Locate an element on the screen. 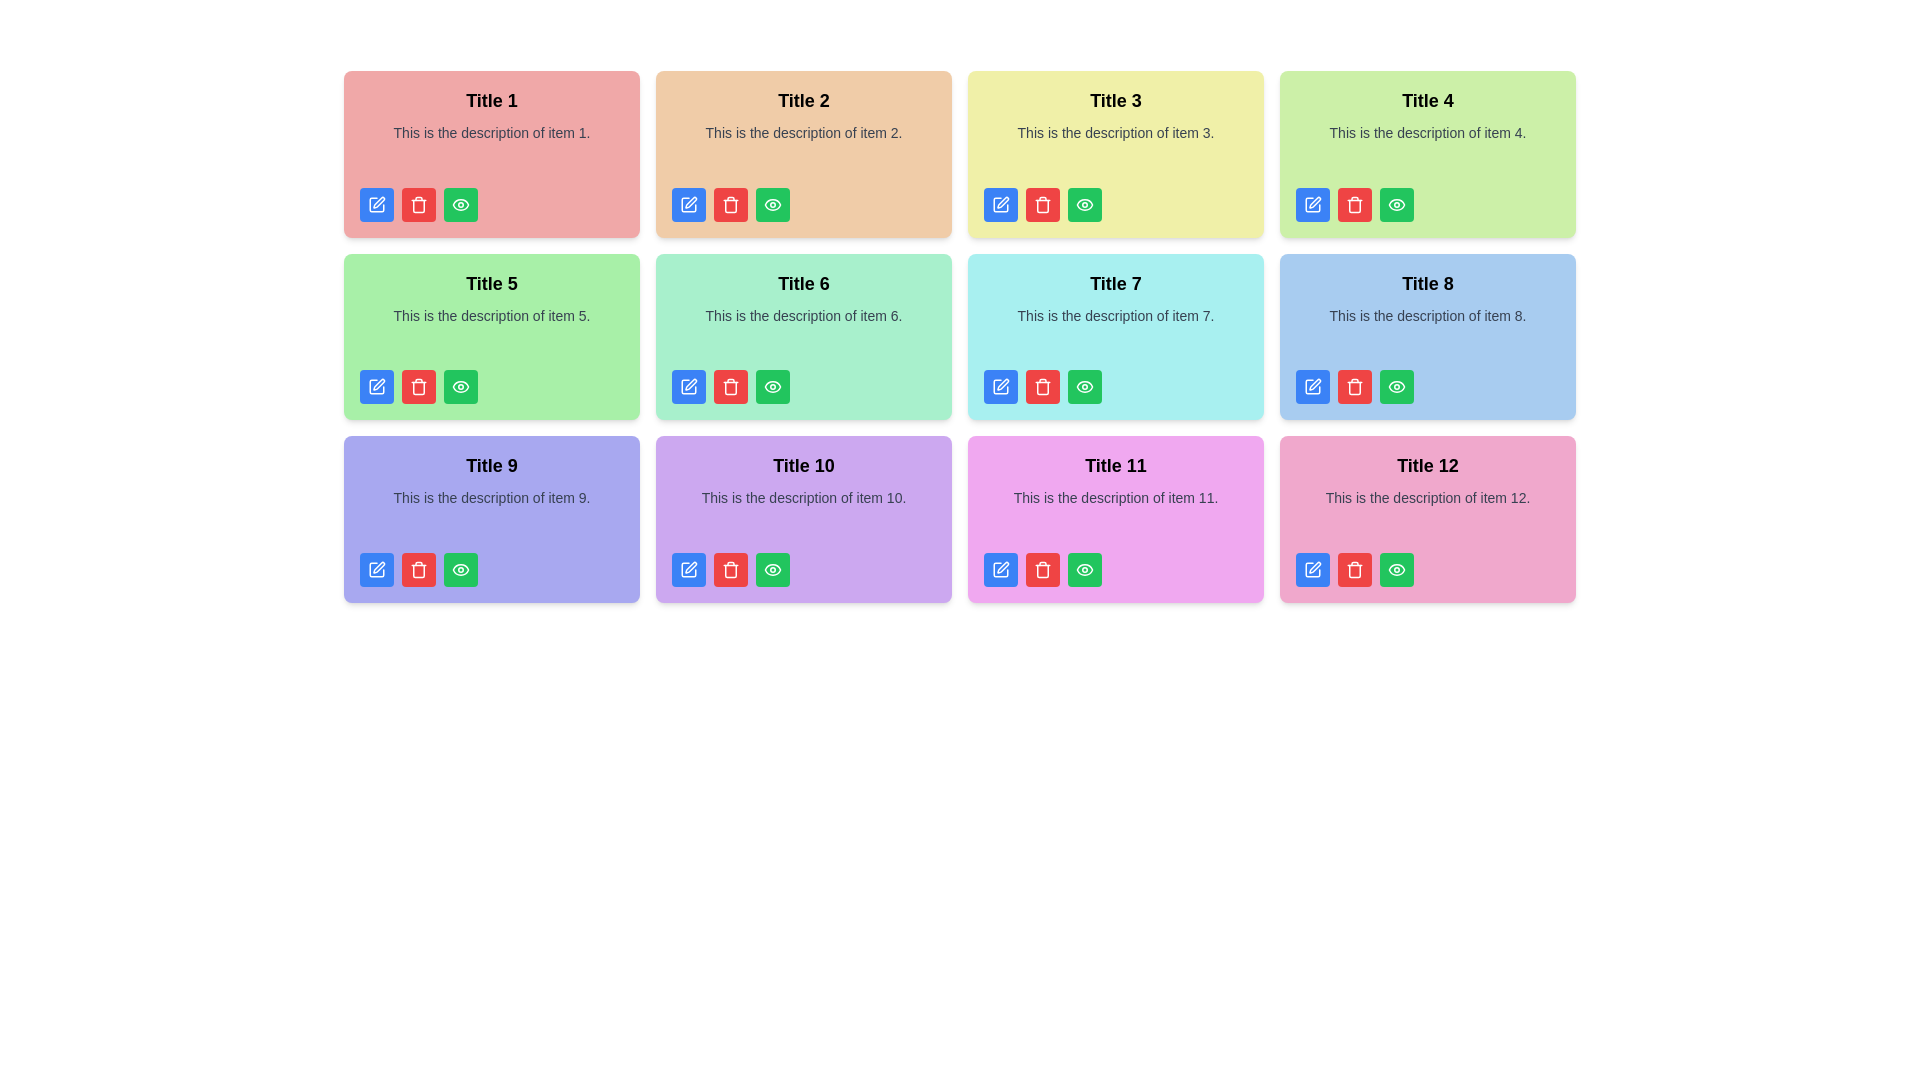 The image size is (1920, 1080). the eye icon within the green button located in the card titled 'Title 10' is located at coordinates (771, 569).